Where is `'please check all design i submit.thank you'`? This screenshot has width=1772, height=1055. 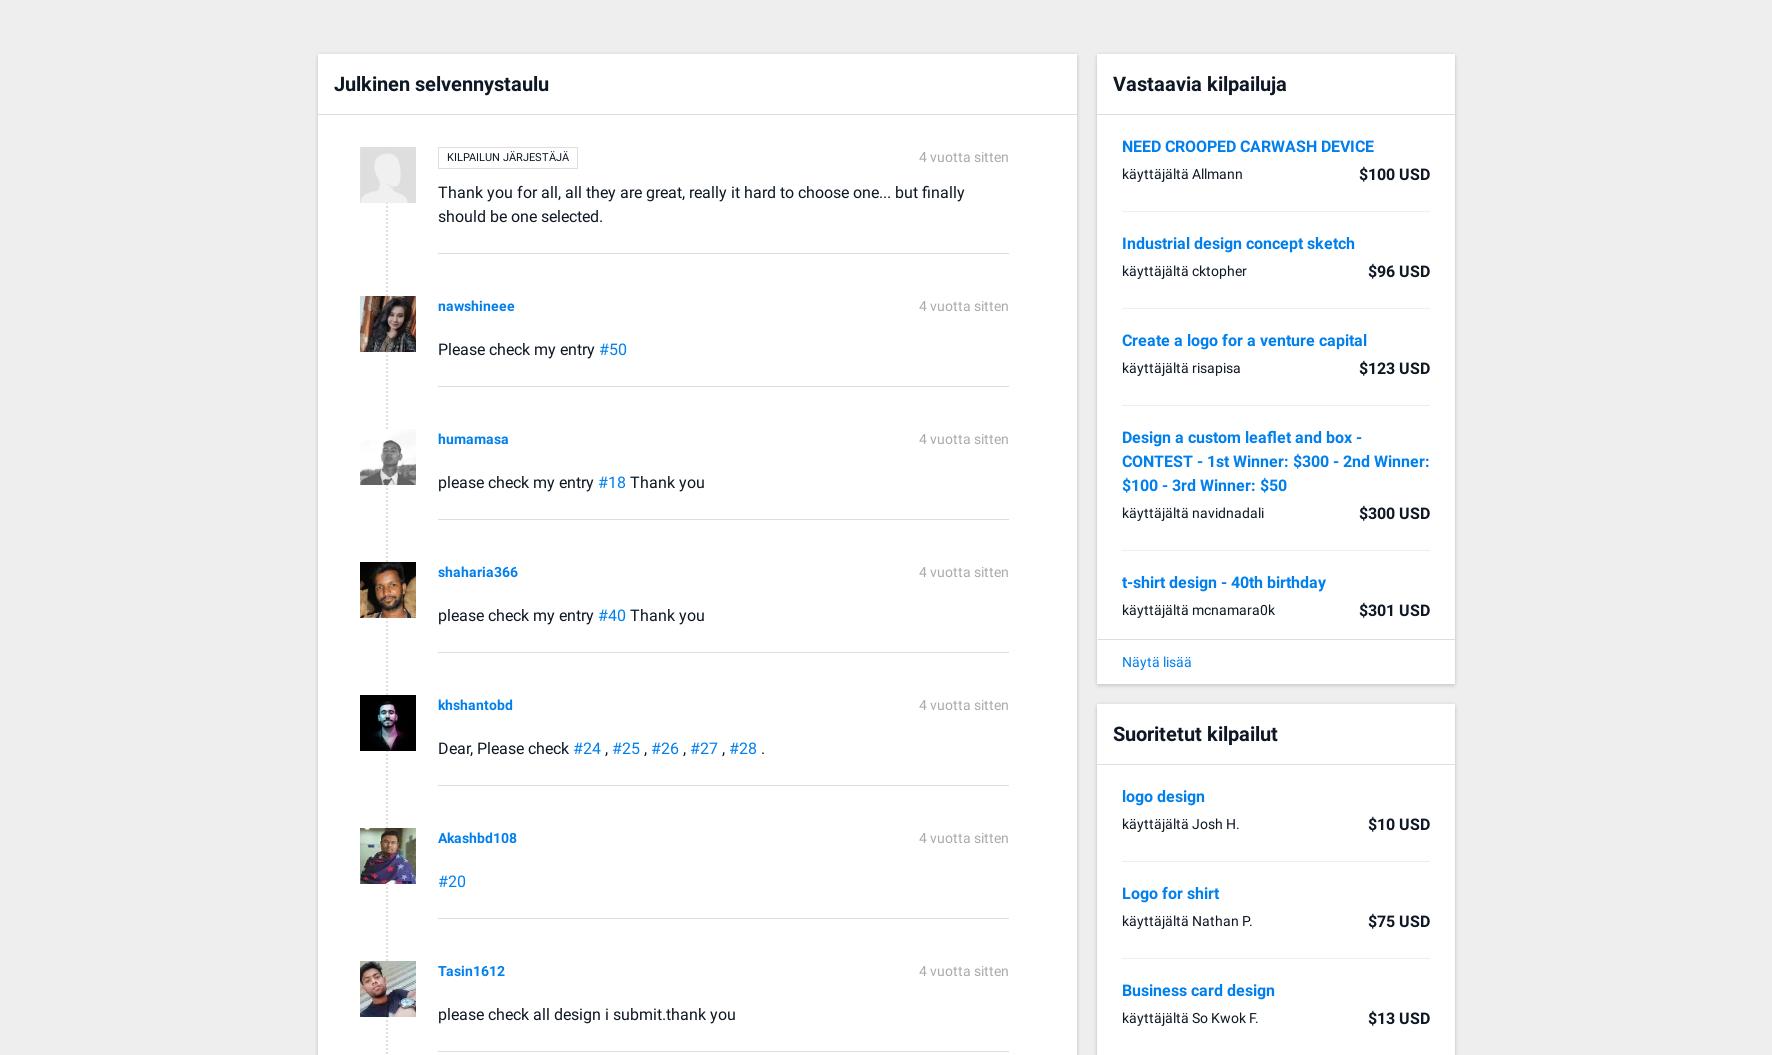 'please check all design i submit.thank you' is located at coordinates (438, 1012).